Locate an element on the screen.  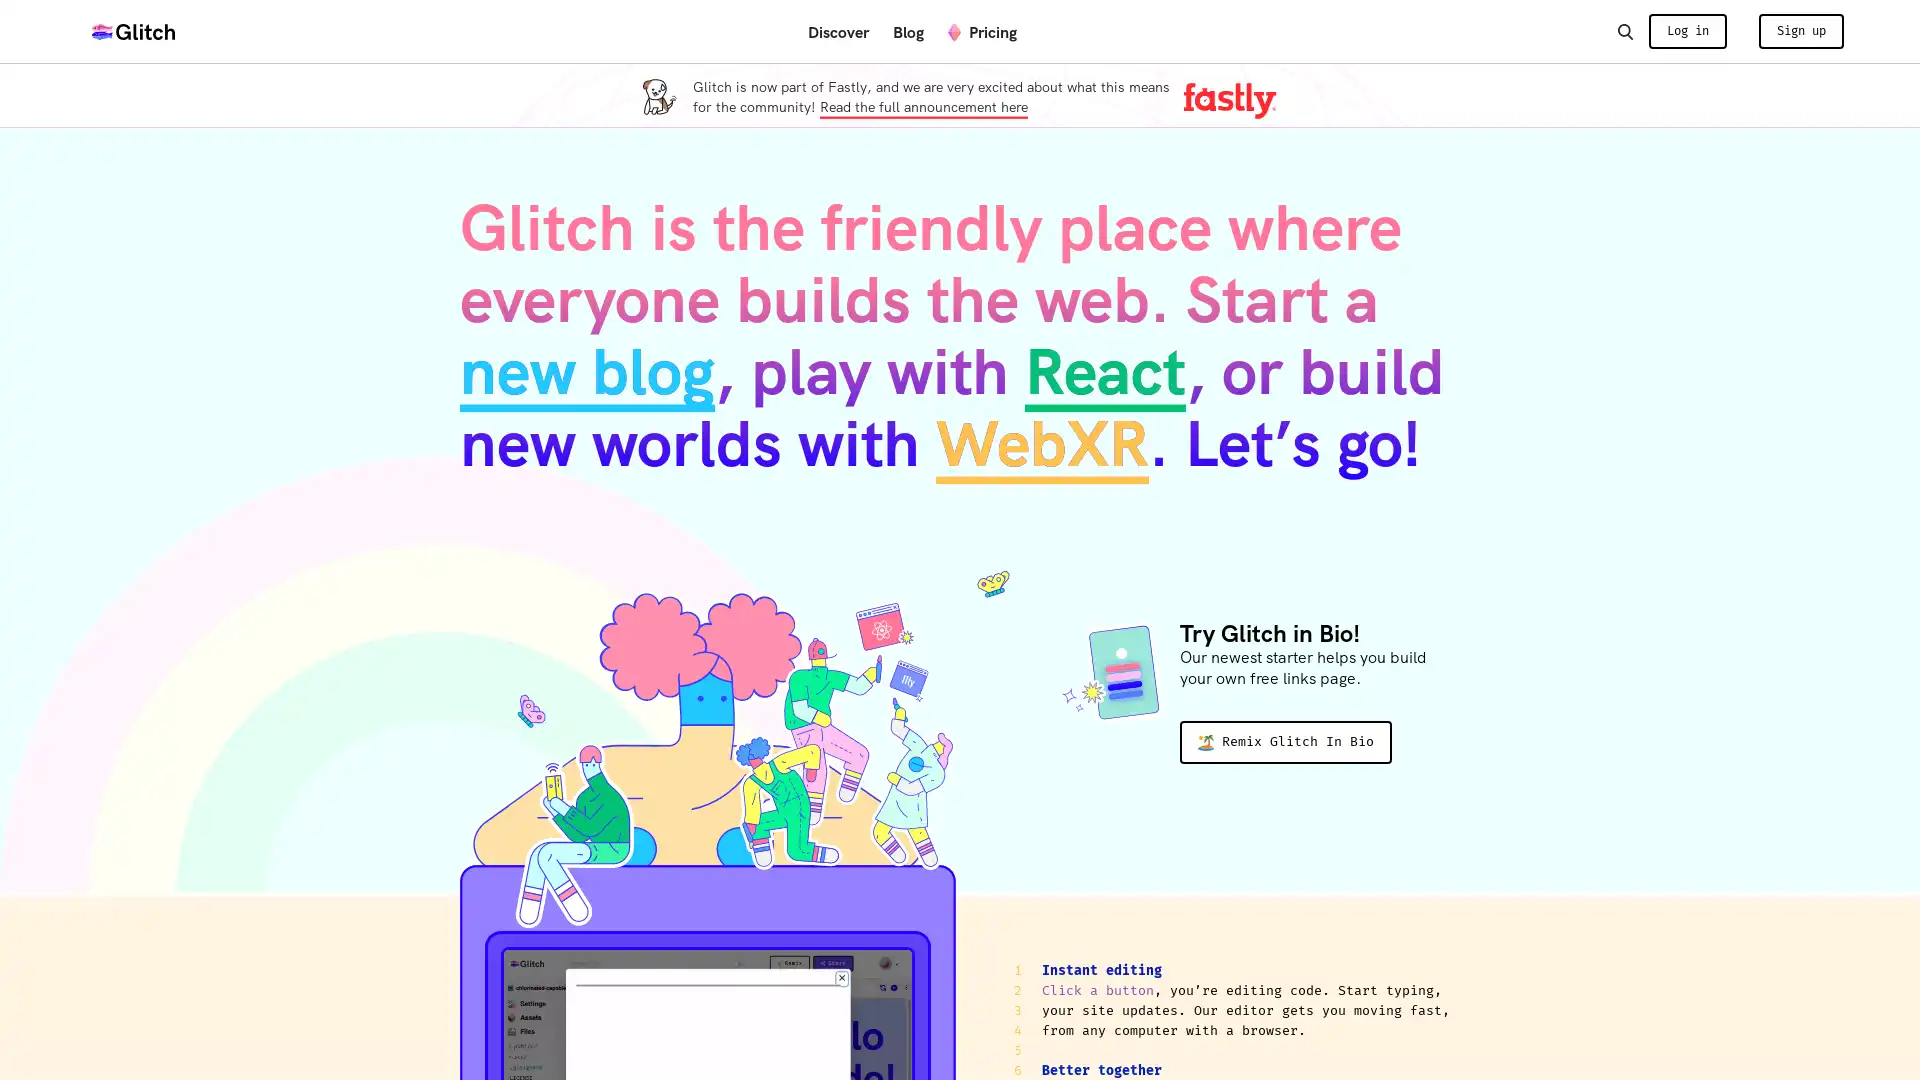
Search Glitch is located at coordinates (1624, 30).